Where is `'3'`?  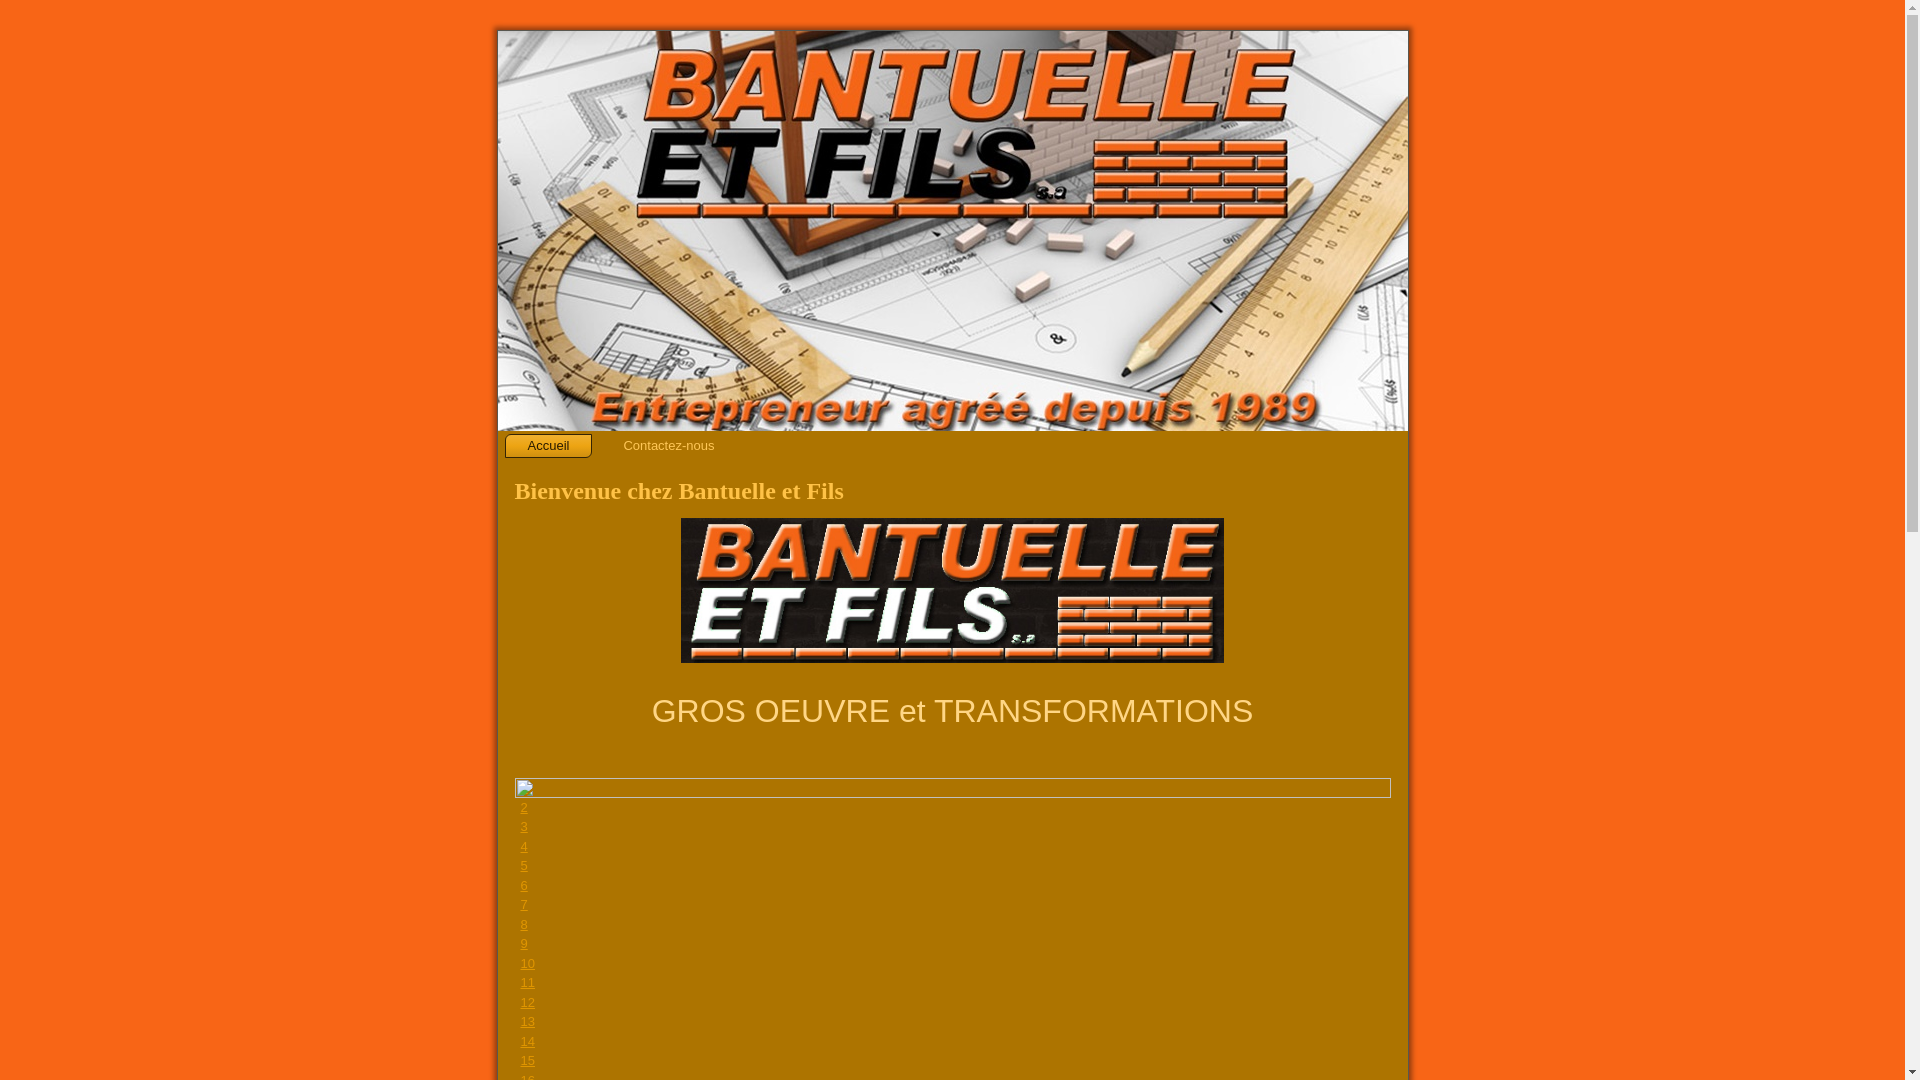
'3' is located at coordinates (523, 826).